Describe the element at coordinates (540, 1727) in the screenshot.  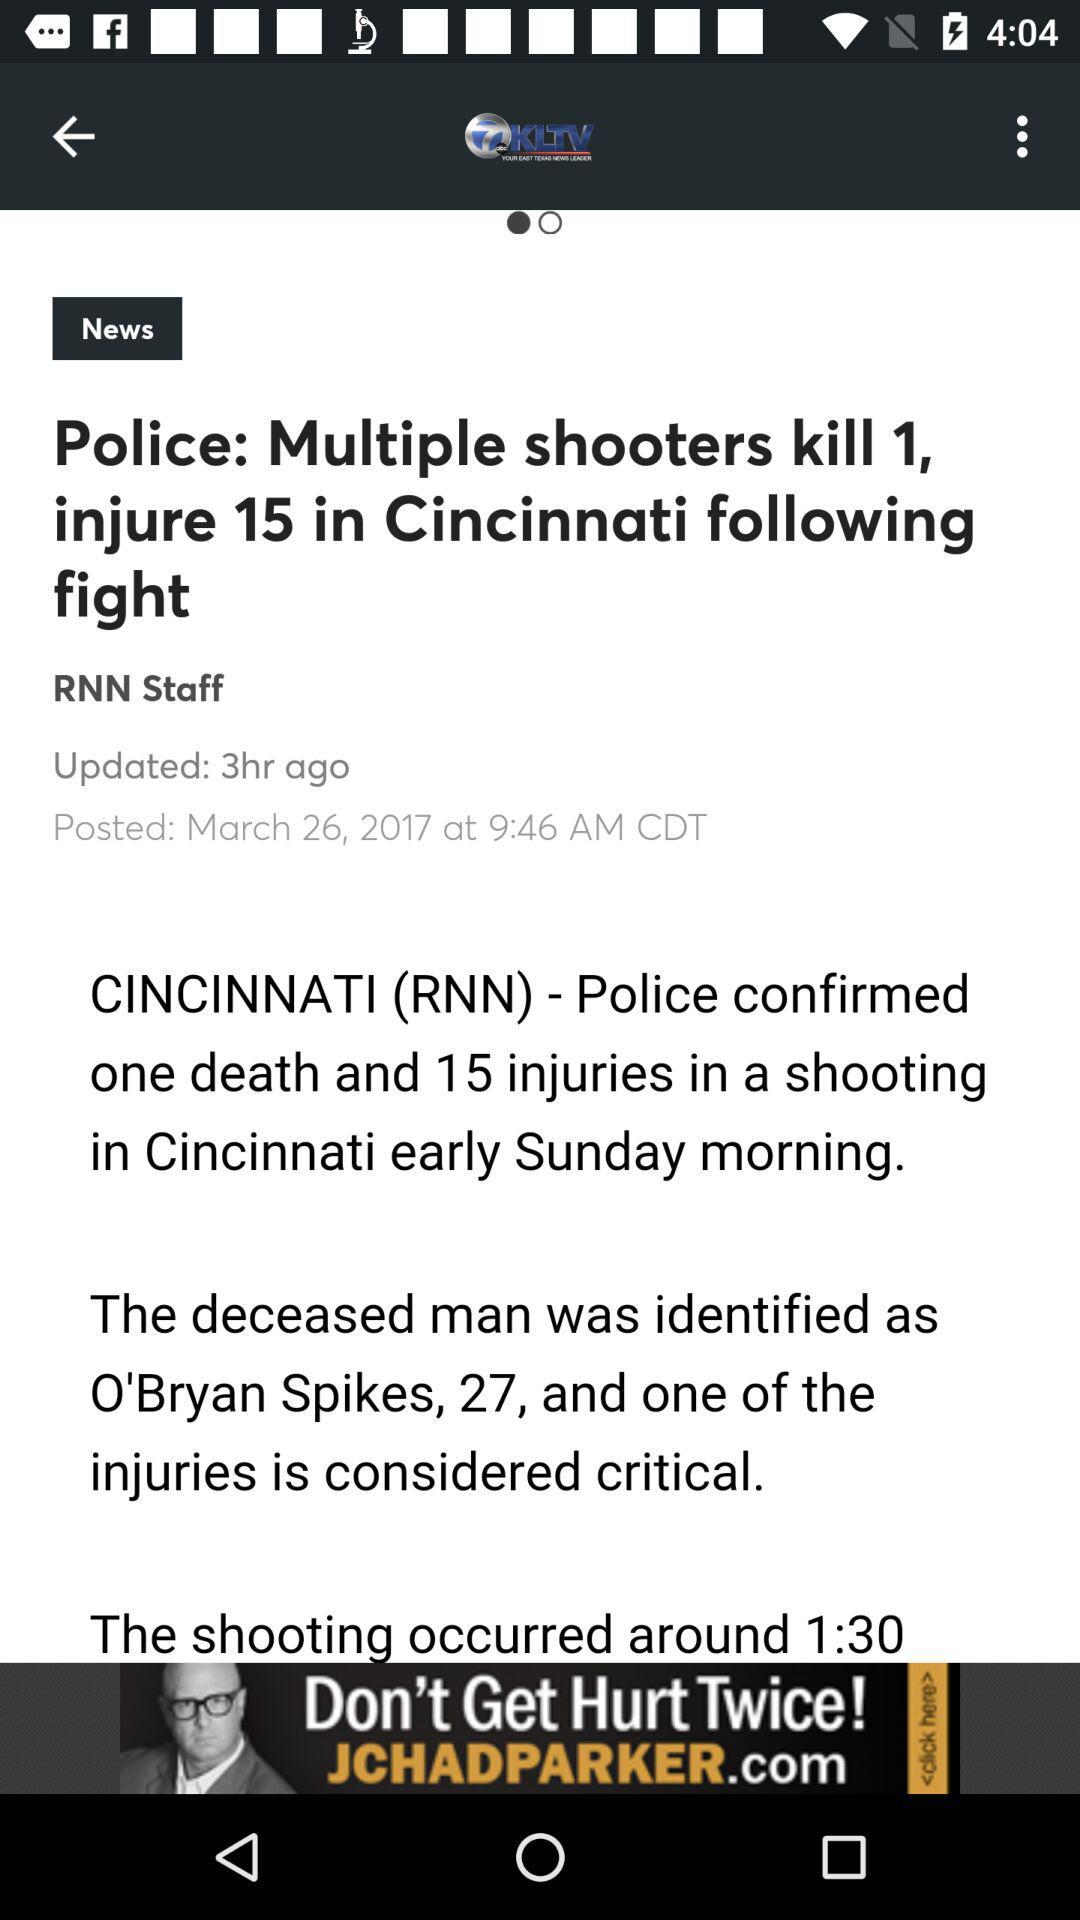
I see `advateshment` at that location.